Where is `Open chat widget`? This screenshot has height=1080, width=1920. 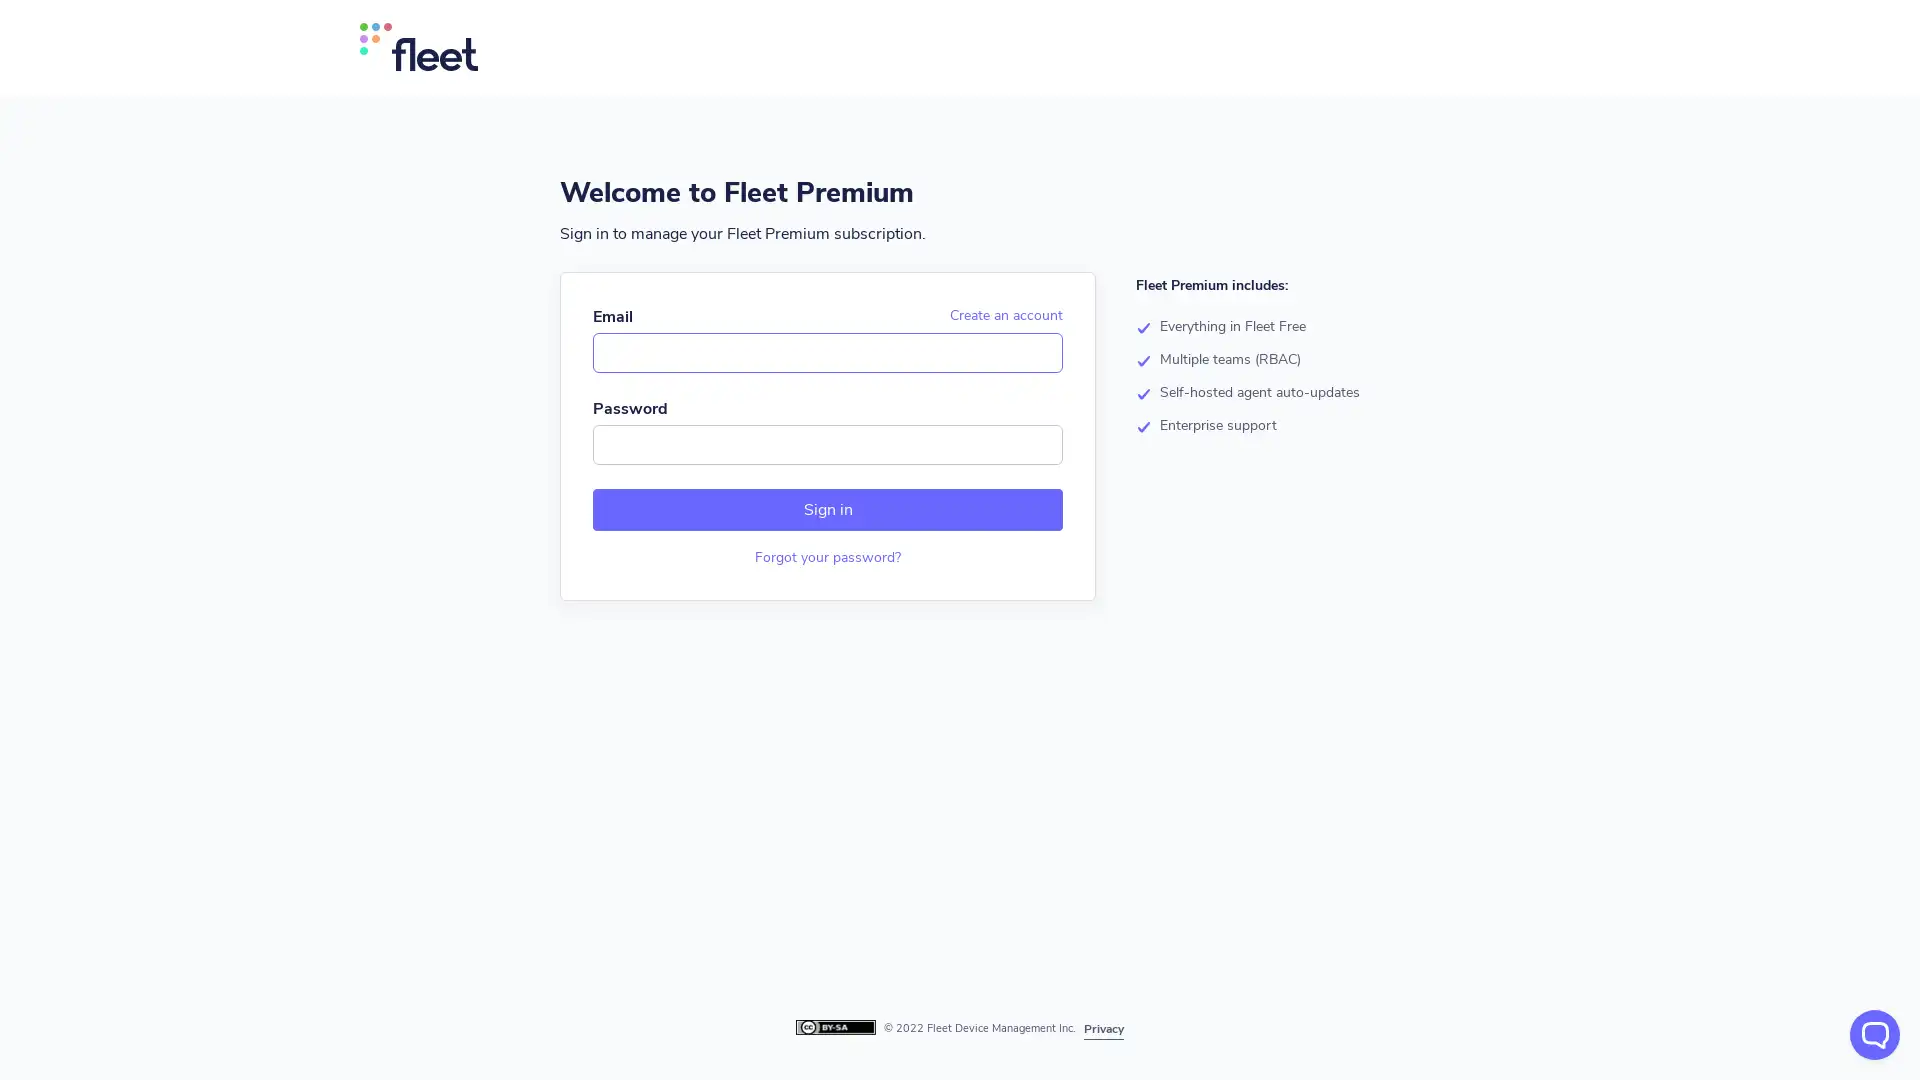 Open chat widget is located at coordinates (1874, 1034).